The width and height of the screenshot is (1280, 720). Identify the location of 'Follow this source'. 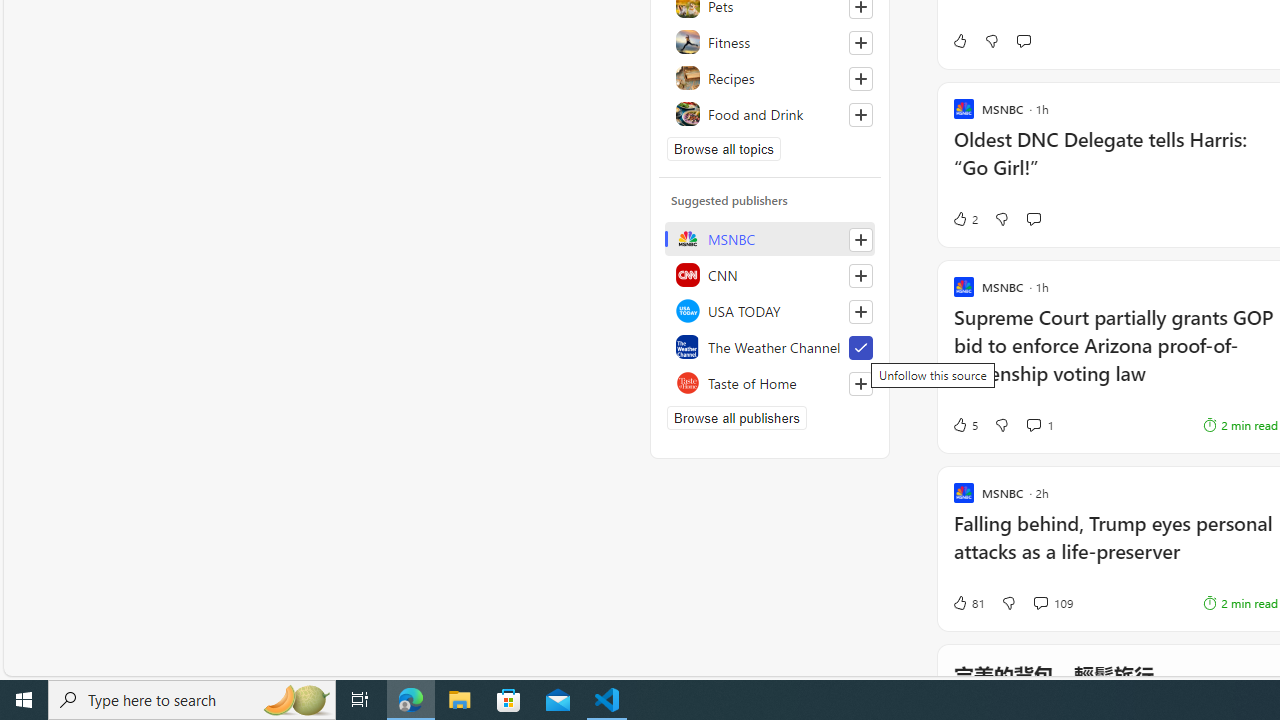
(860, 384).